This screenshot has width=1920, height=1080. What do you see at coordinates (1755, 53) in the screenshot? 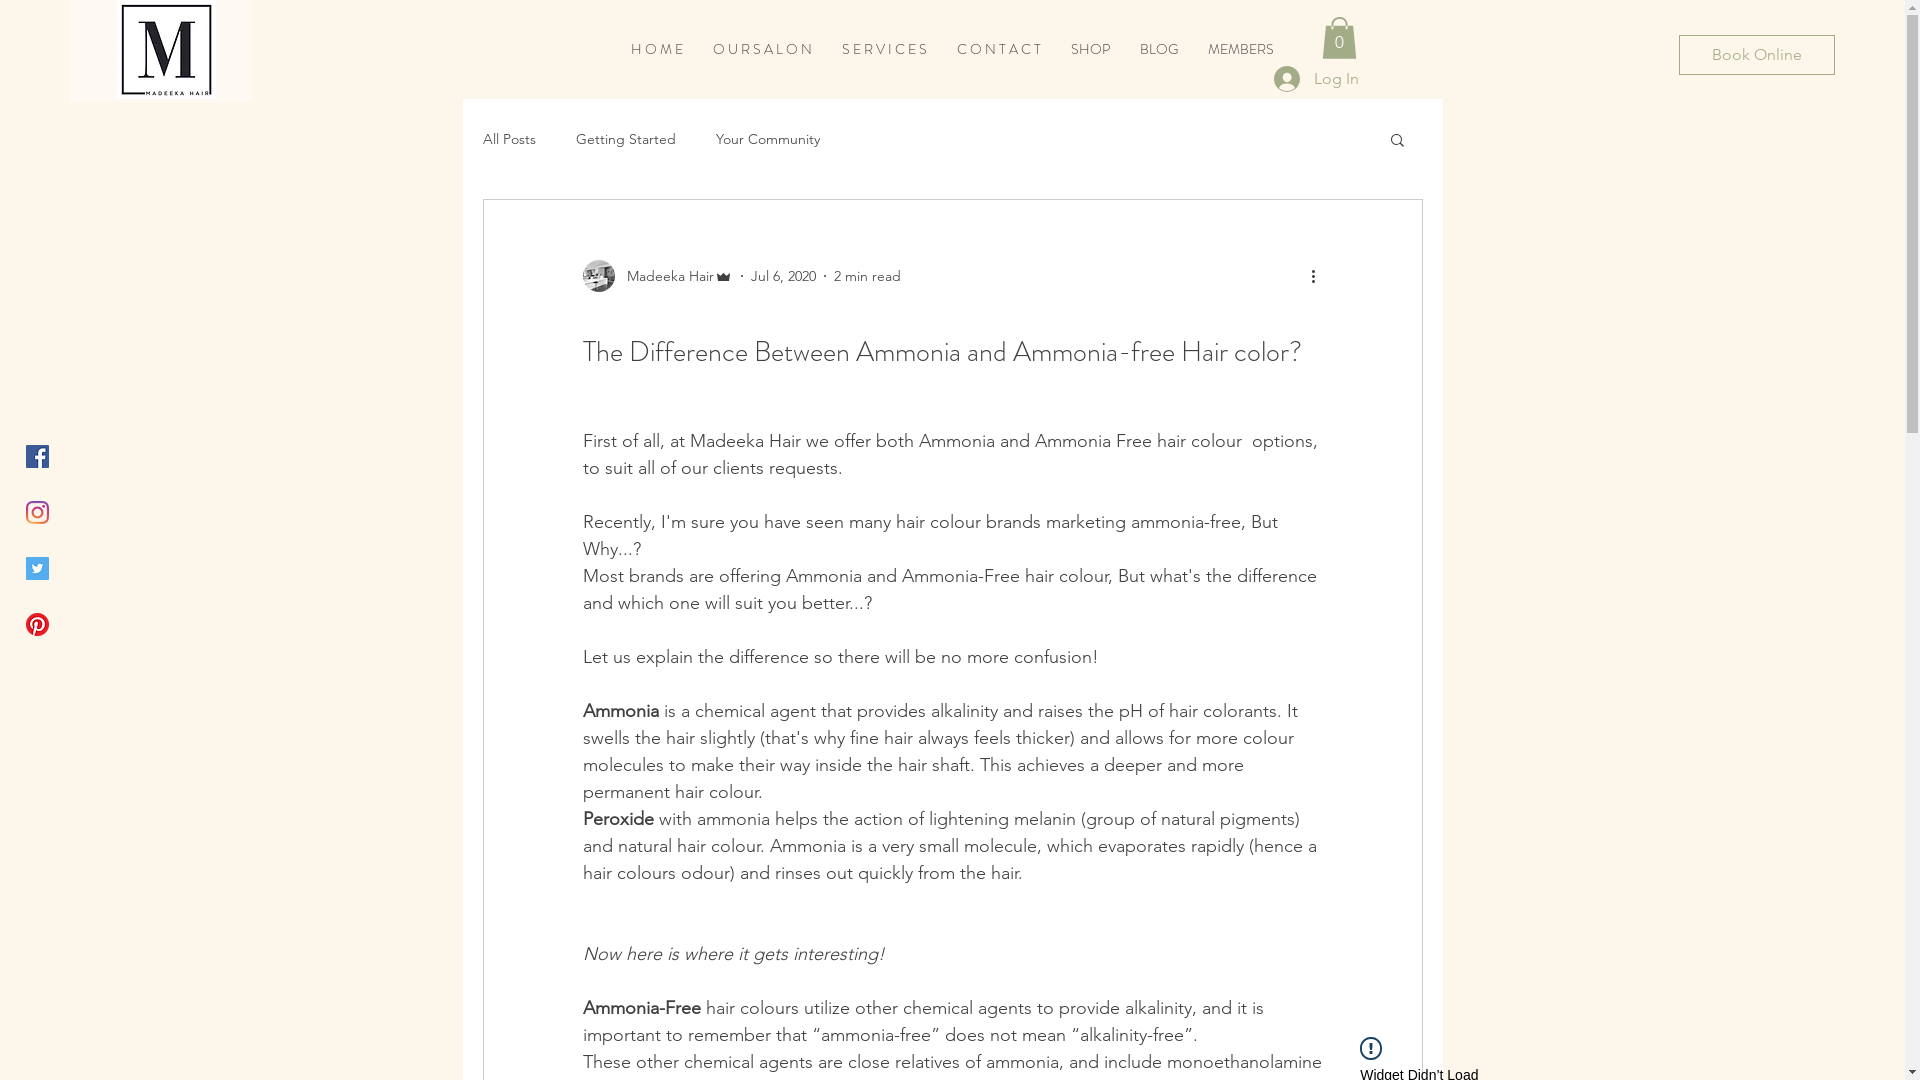
I see `'Book Online'` at bounding box center [1755, 53].